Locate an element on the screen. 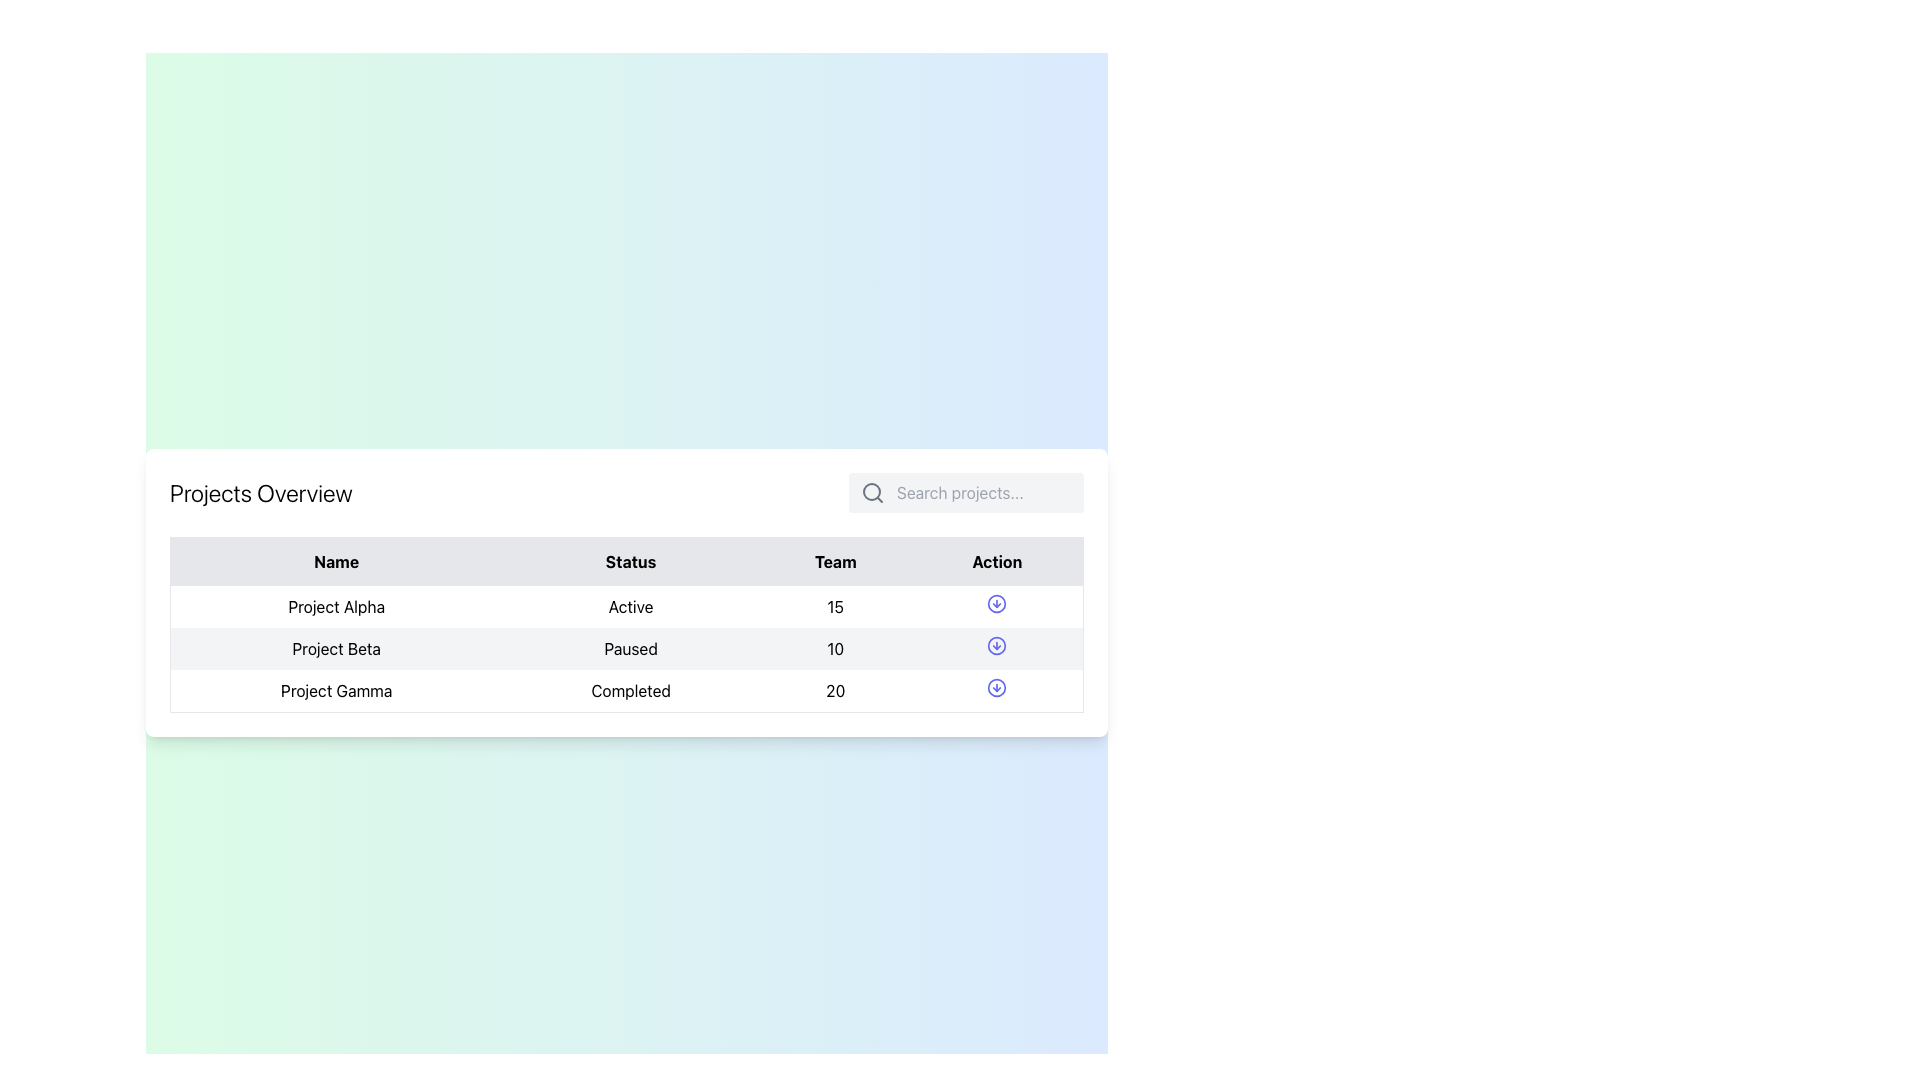 This screenshot has height=1080, width=1920. text from the static content element labeled 'Project Alpha' in the first column of the table is located at coordinates (336, 605).